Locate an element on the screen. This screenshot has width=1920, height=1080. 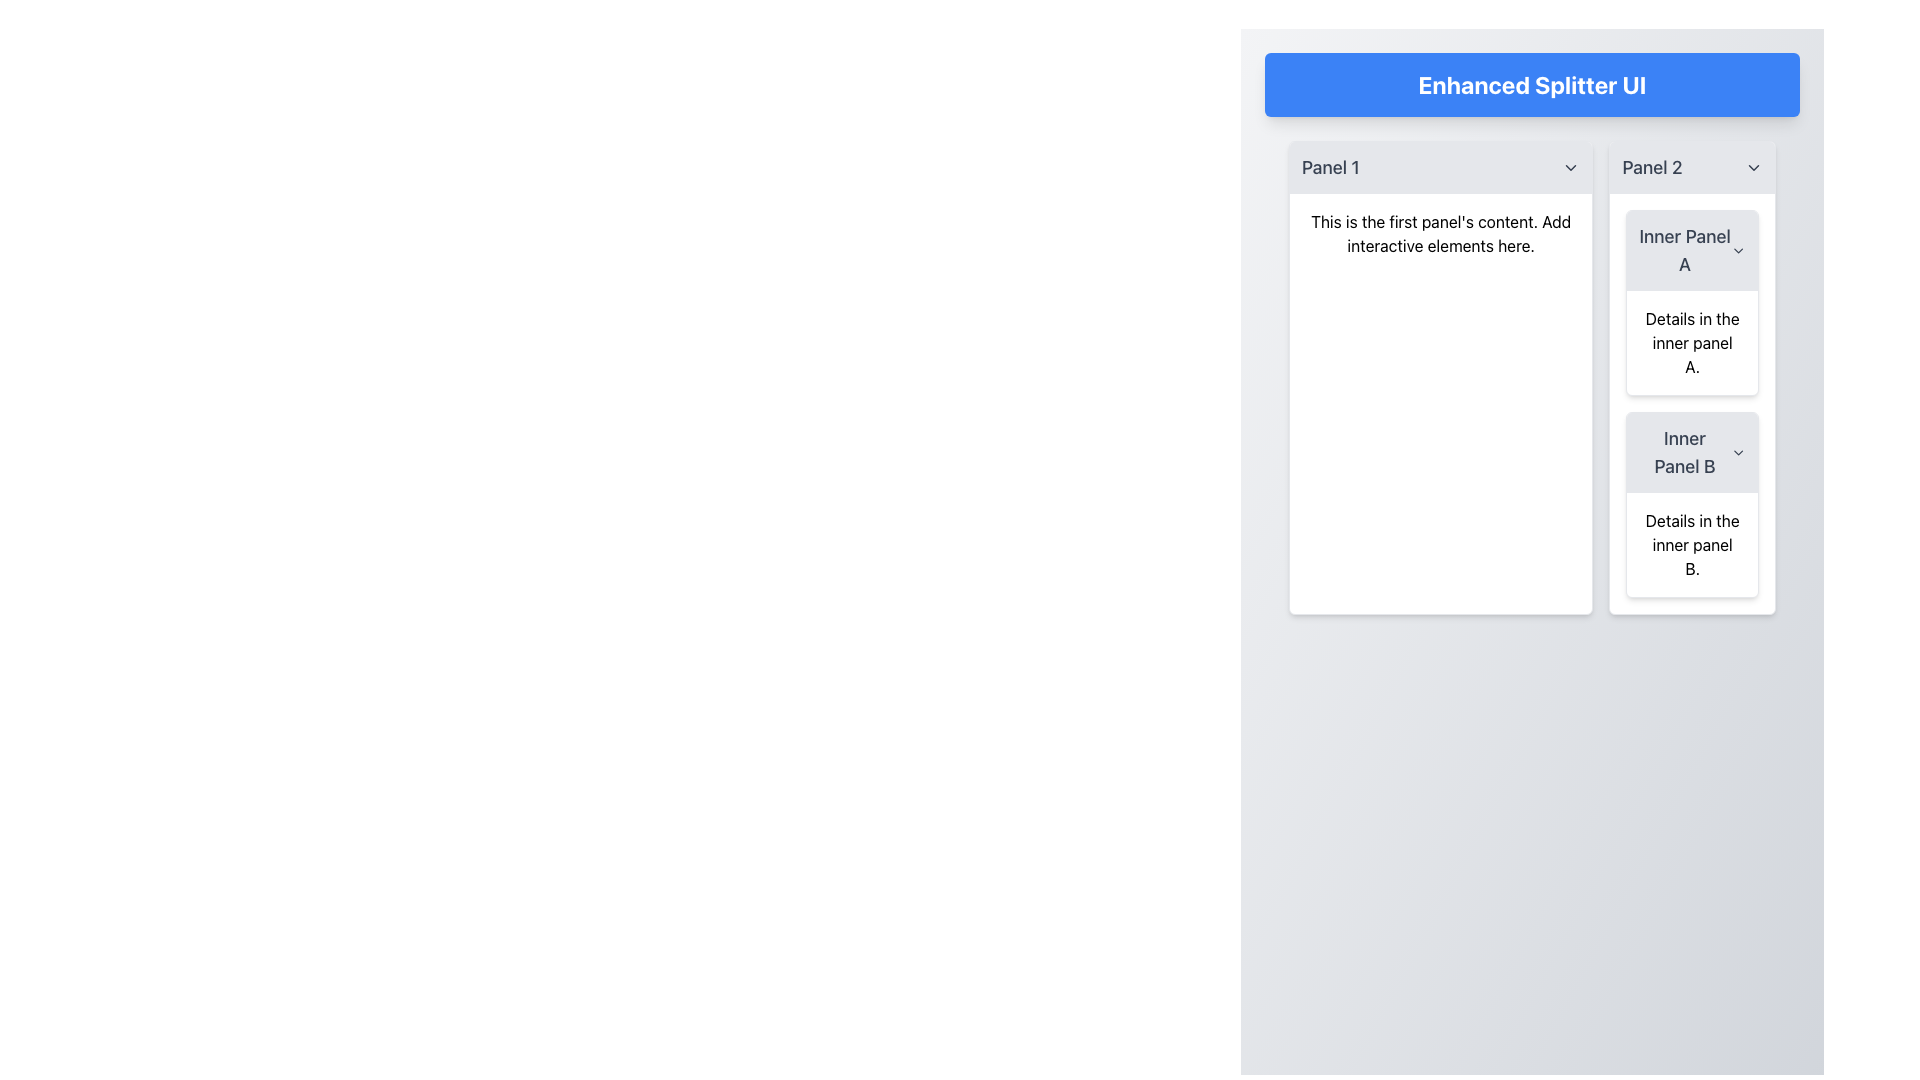
the static text content located at the top of 'Panel 1', which serves as an instruction for the user to add interactive elements is located at coordinates (1441, 233).